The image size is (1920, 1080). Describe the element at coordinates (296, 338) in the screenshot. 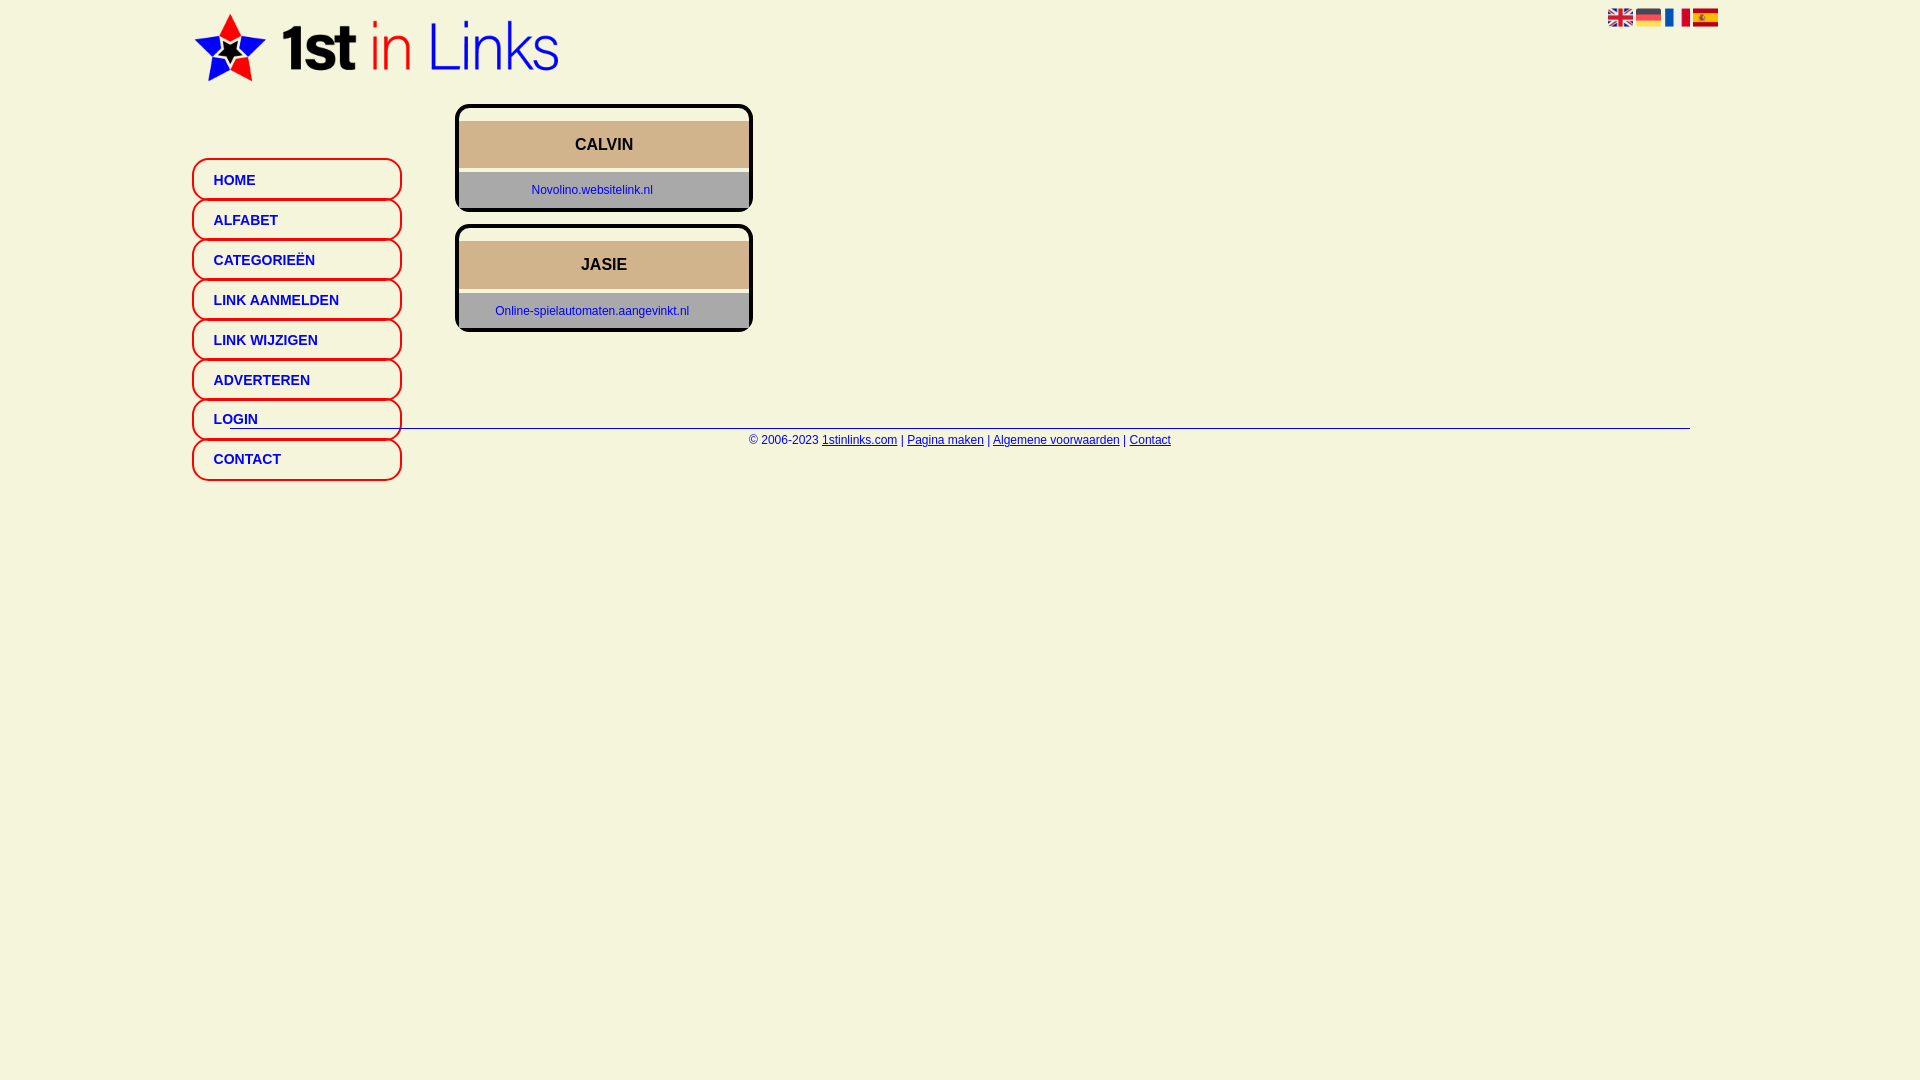

I see `'LINK WIJZIGEN'` at that location.